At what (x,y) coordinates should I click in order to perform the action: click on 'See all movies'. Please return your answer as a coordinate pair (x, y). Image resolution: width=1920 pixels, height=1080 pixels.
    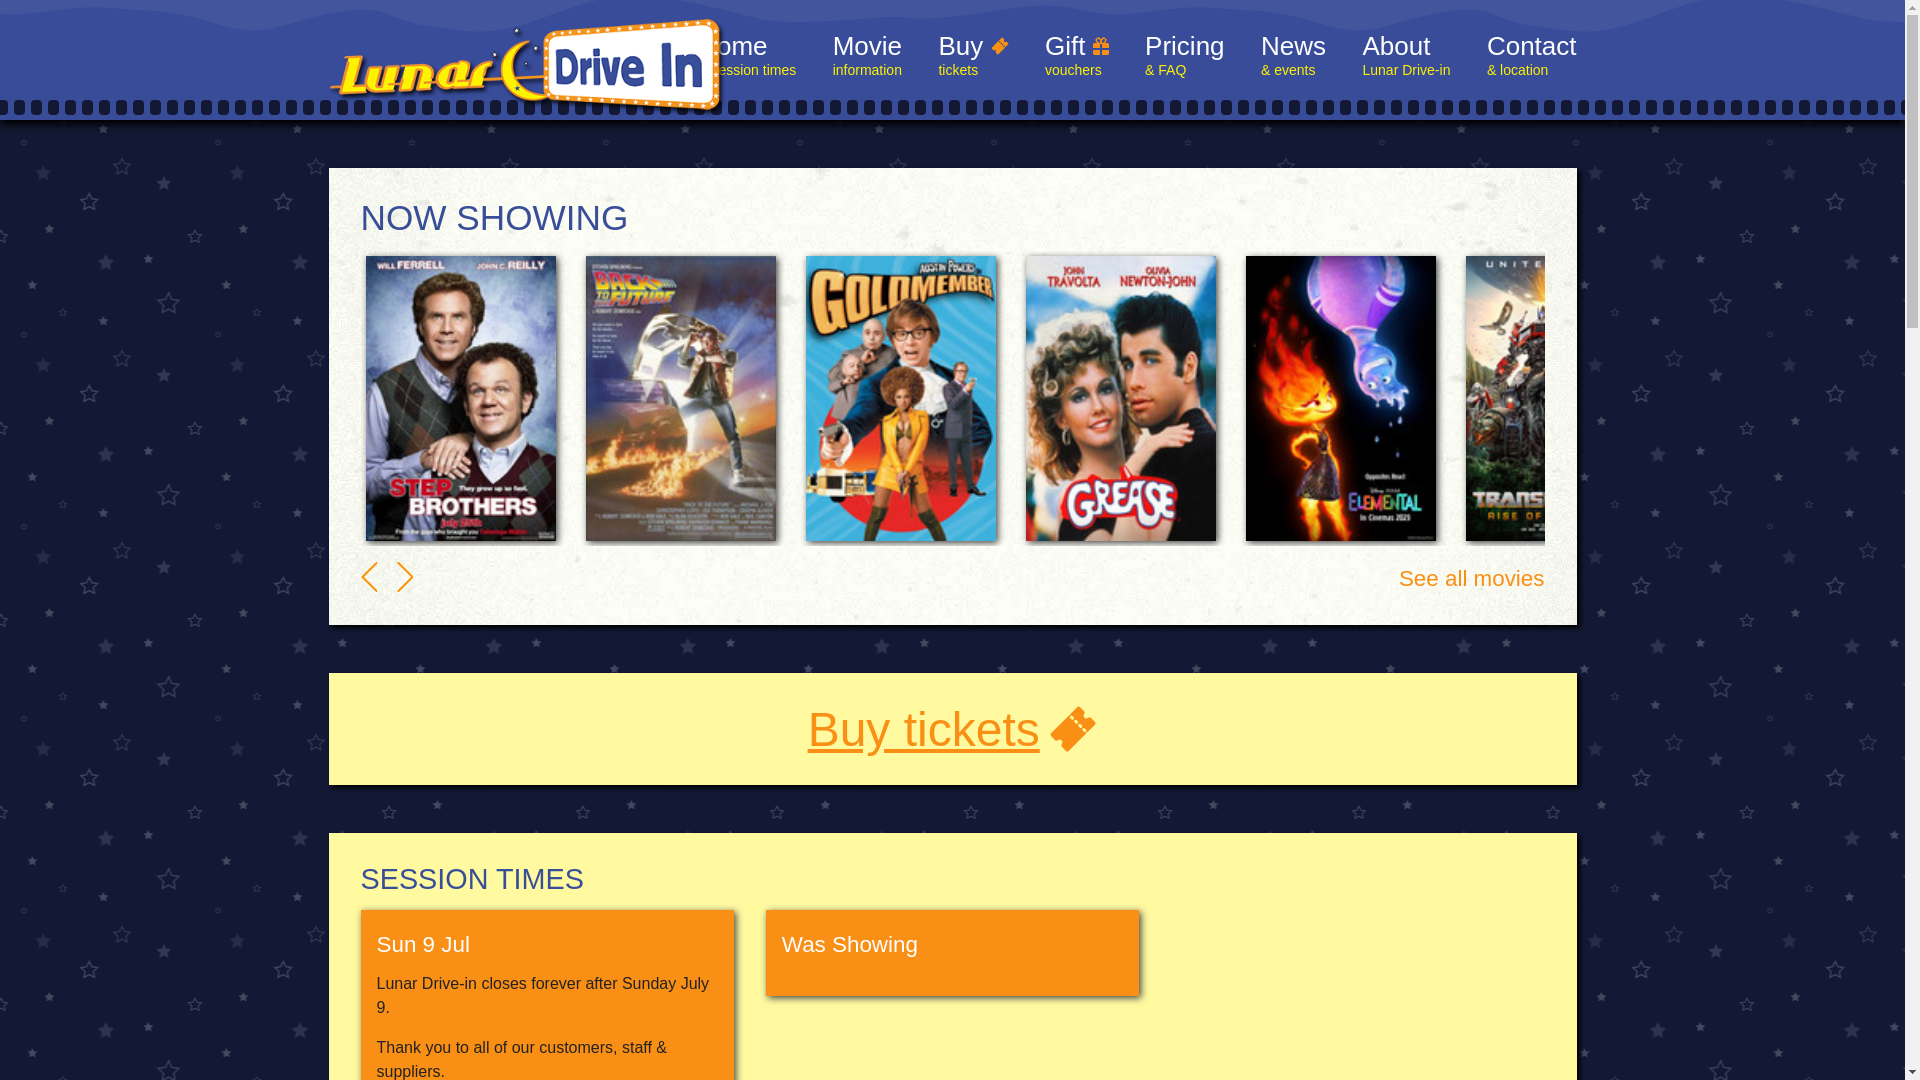
    Looking at the image, I should click on (1472, 578).